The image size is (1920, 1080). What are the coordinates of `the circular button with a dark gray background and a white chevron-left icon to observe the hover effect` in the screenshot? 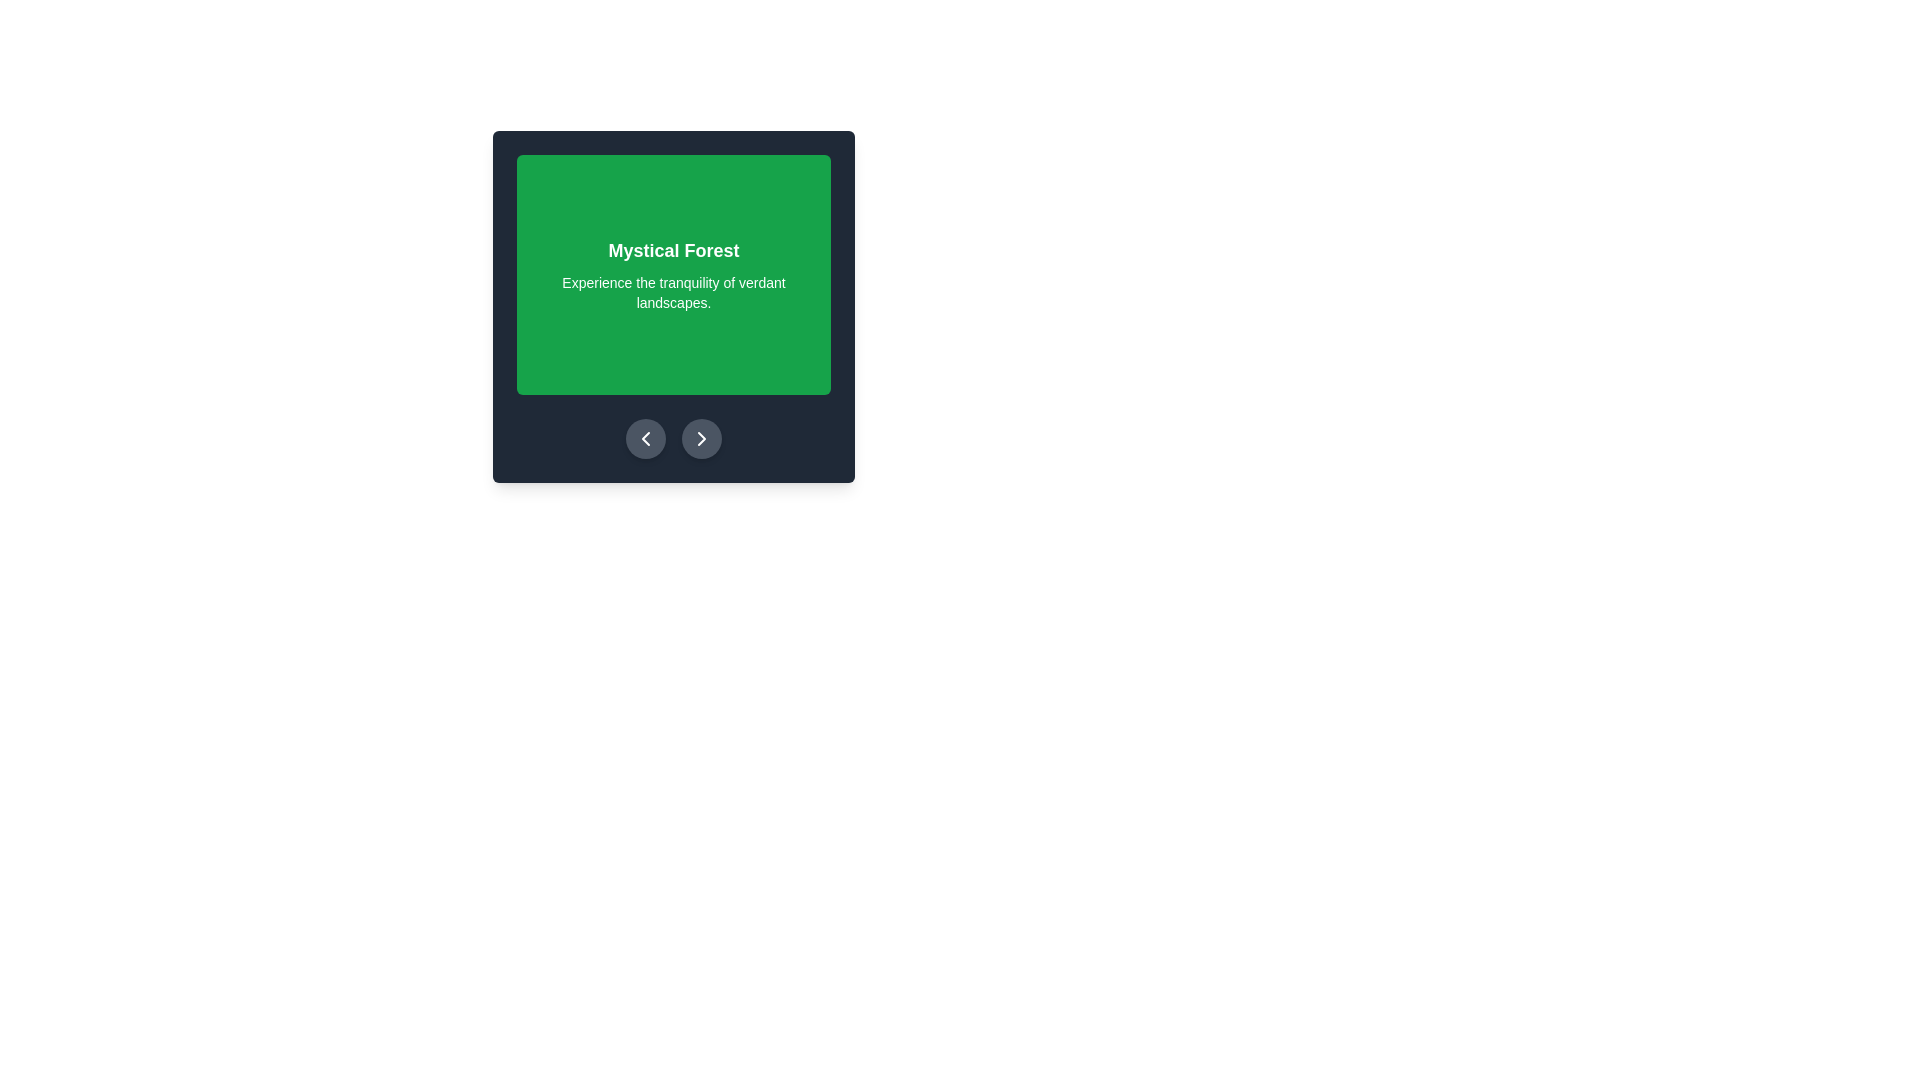 It's located at (646, 438).